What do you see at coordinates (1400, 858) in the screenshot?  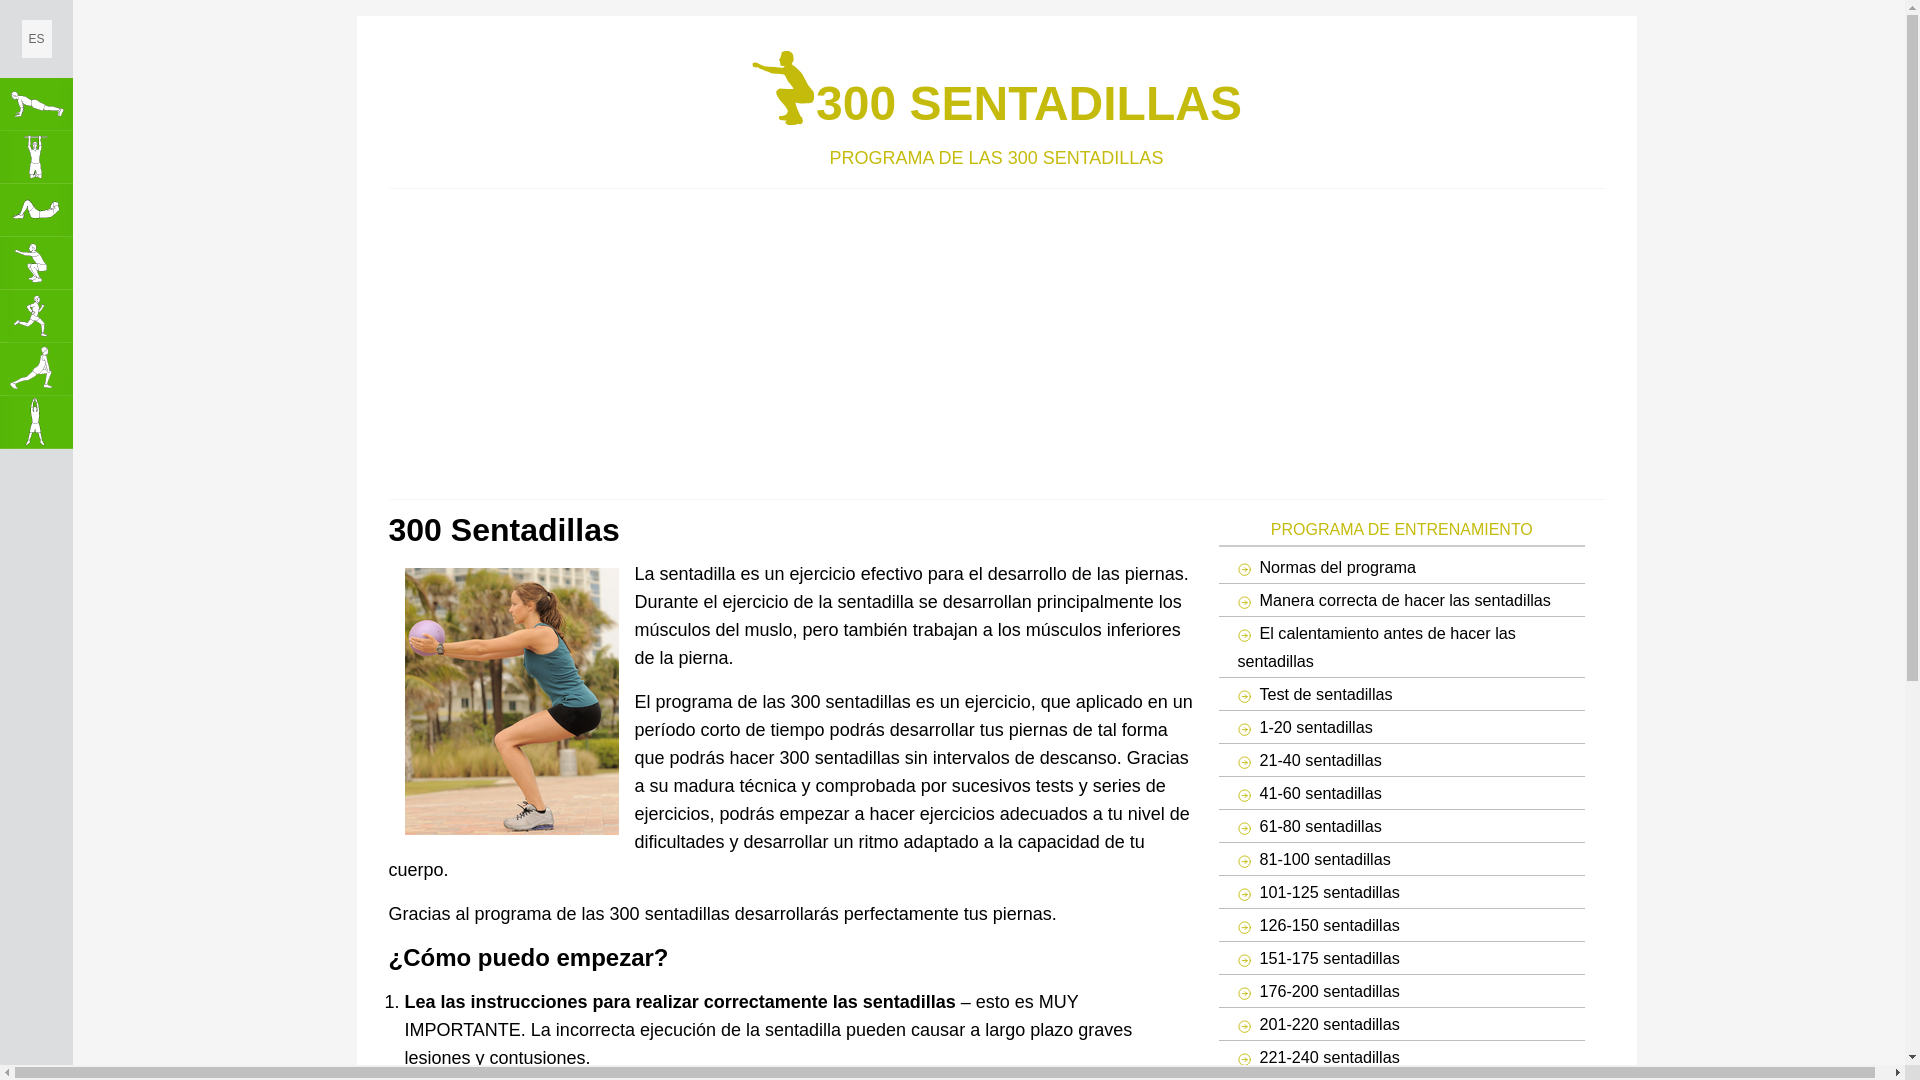 I see `'81-100 sentadillas'` at bounding box center [1400, 858].